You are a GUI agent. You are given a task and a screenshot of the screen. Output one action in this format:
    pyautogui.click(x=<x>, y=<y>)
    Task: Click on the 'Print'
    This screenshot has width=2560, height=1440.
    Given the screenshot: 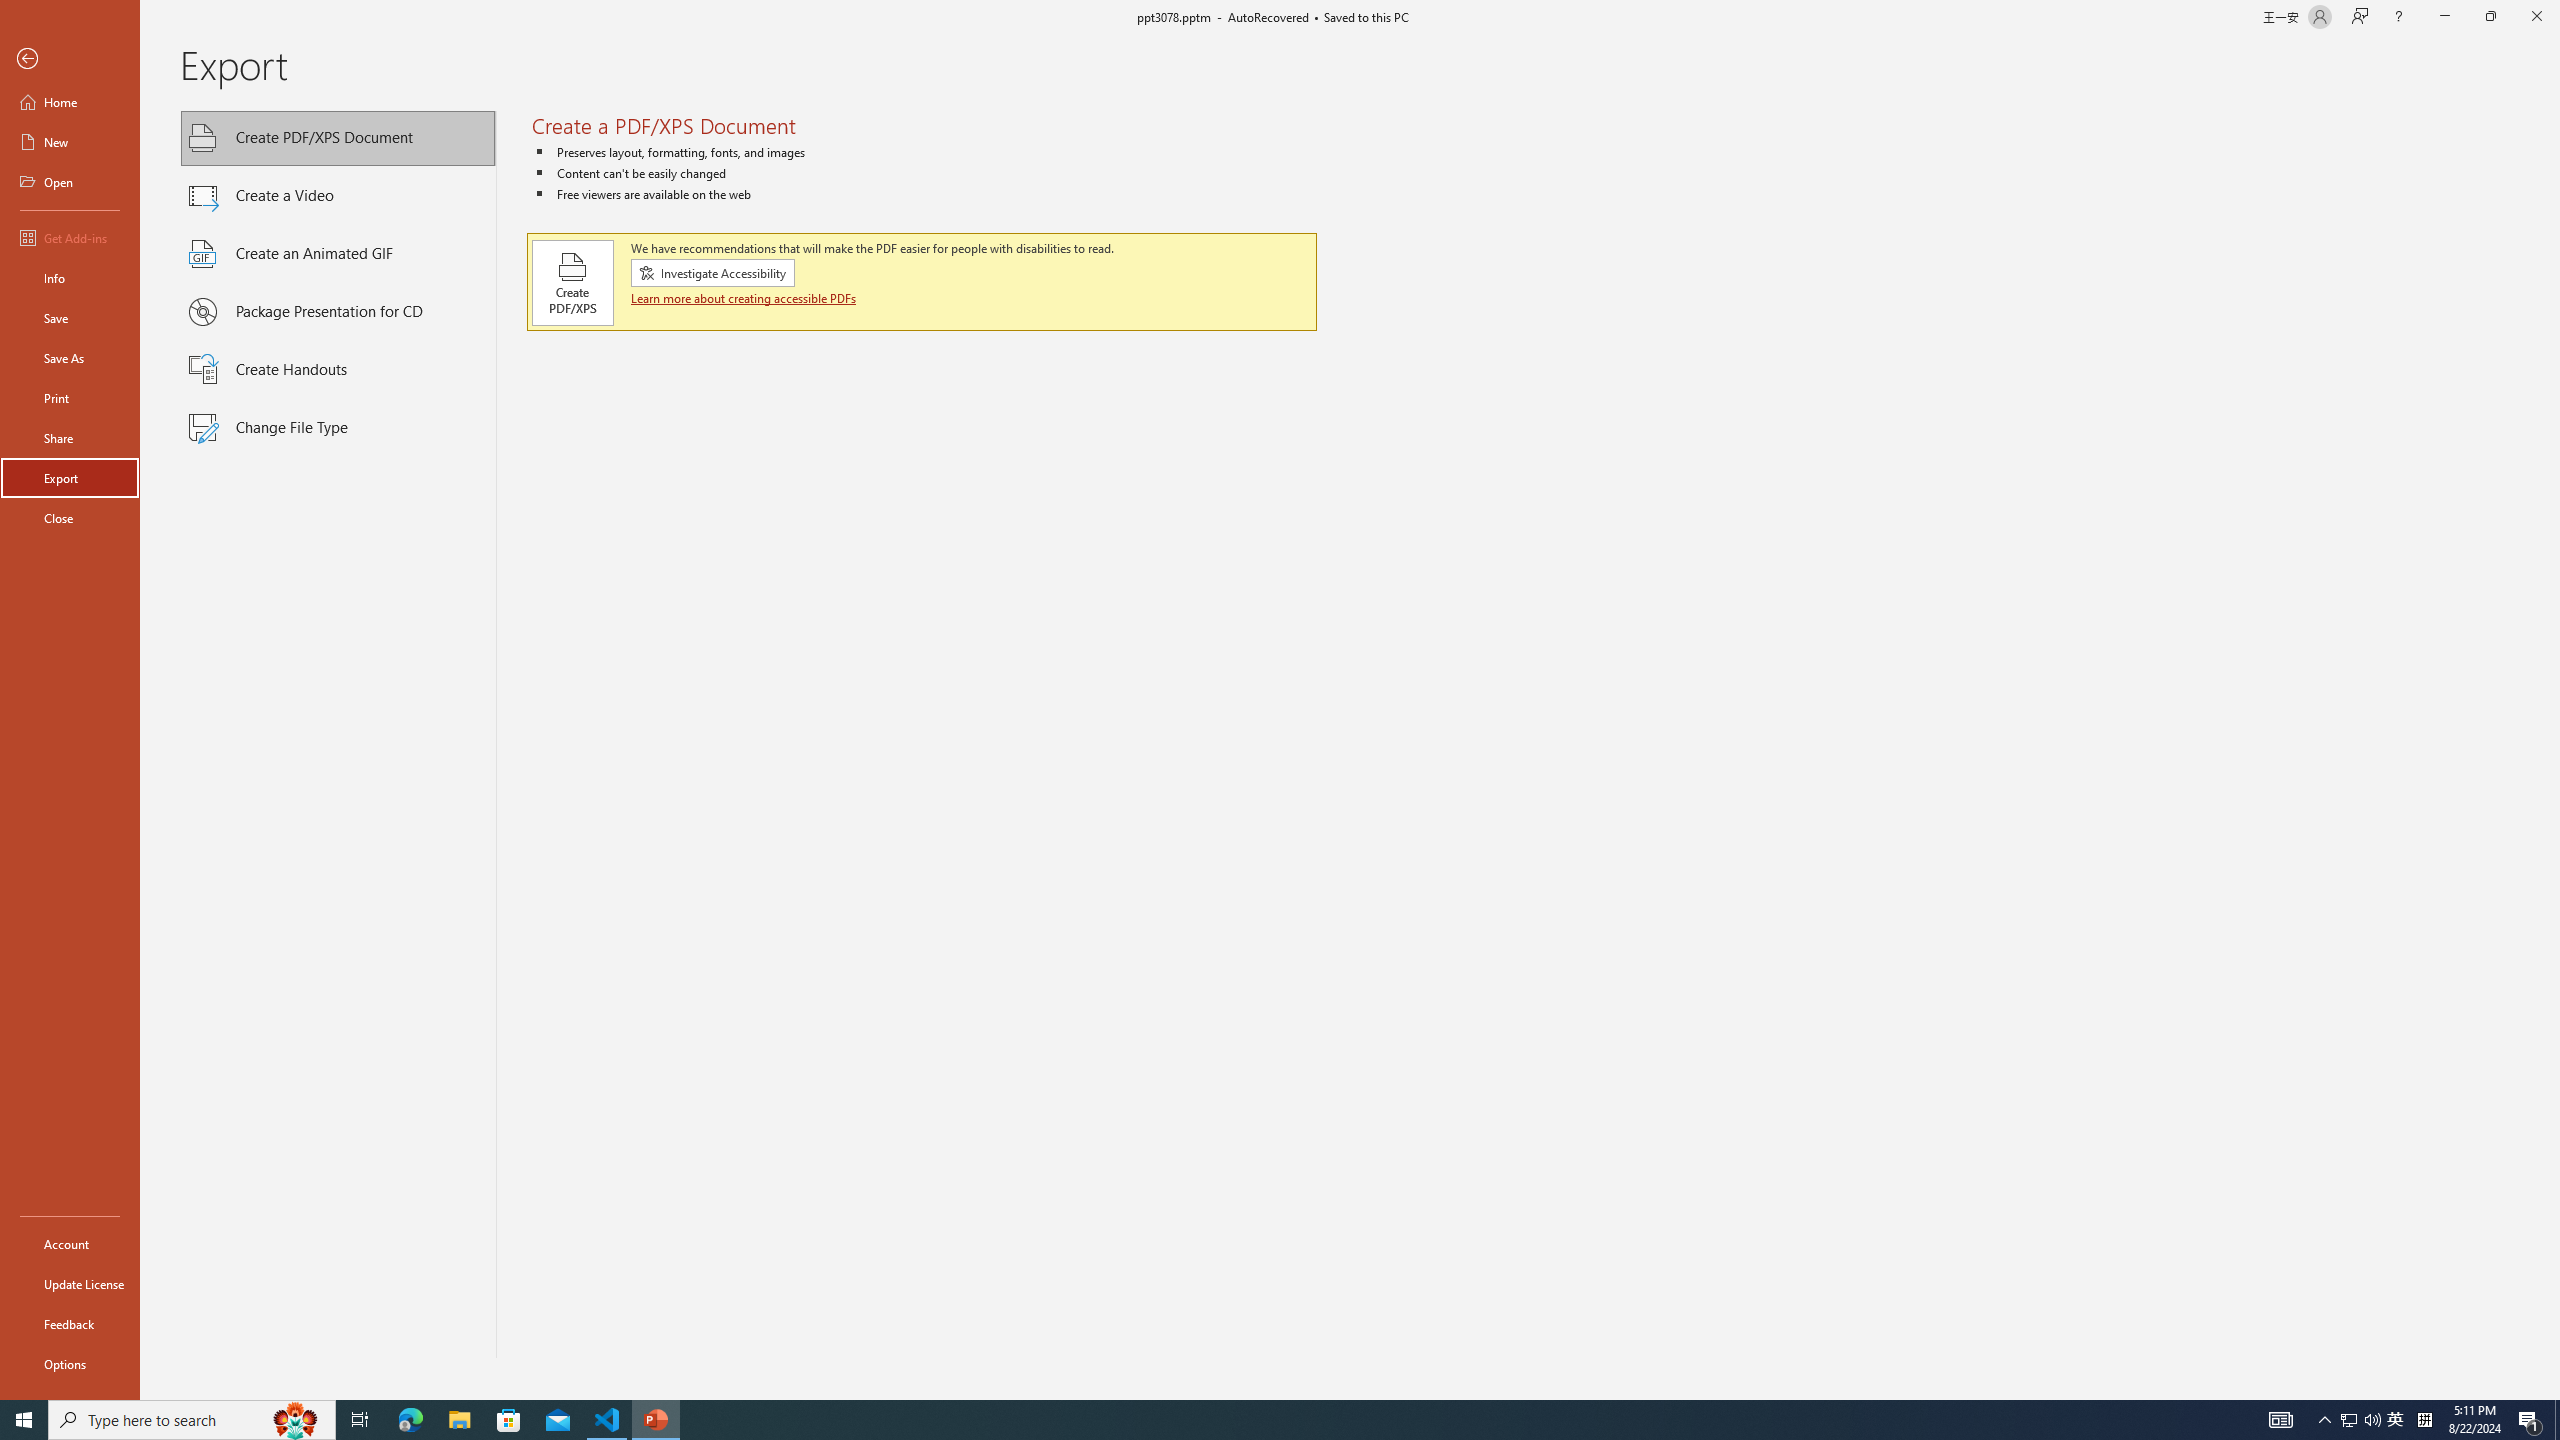 What is the action you would take?
    pyautogui.click(x=69, y=397)
    